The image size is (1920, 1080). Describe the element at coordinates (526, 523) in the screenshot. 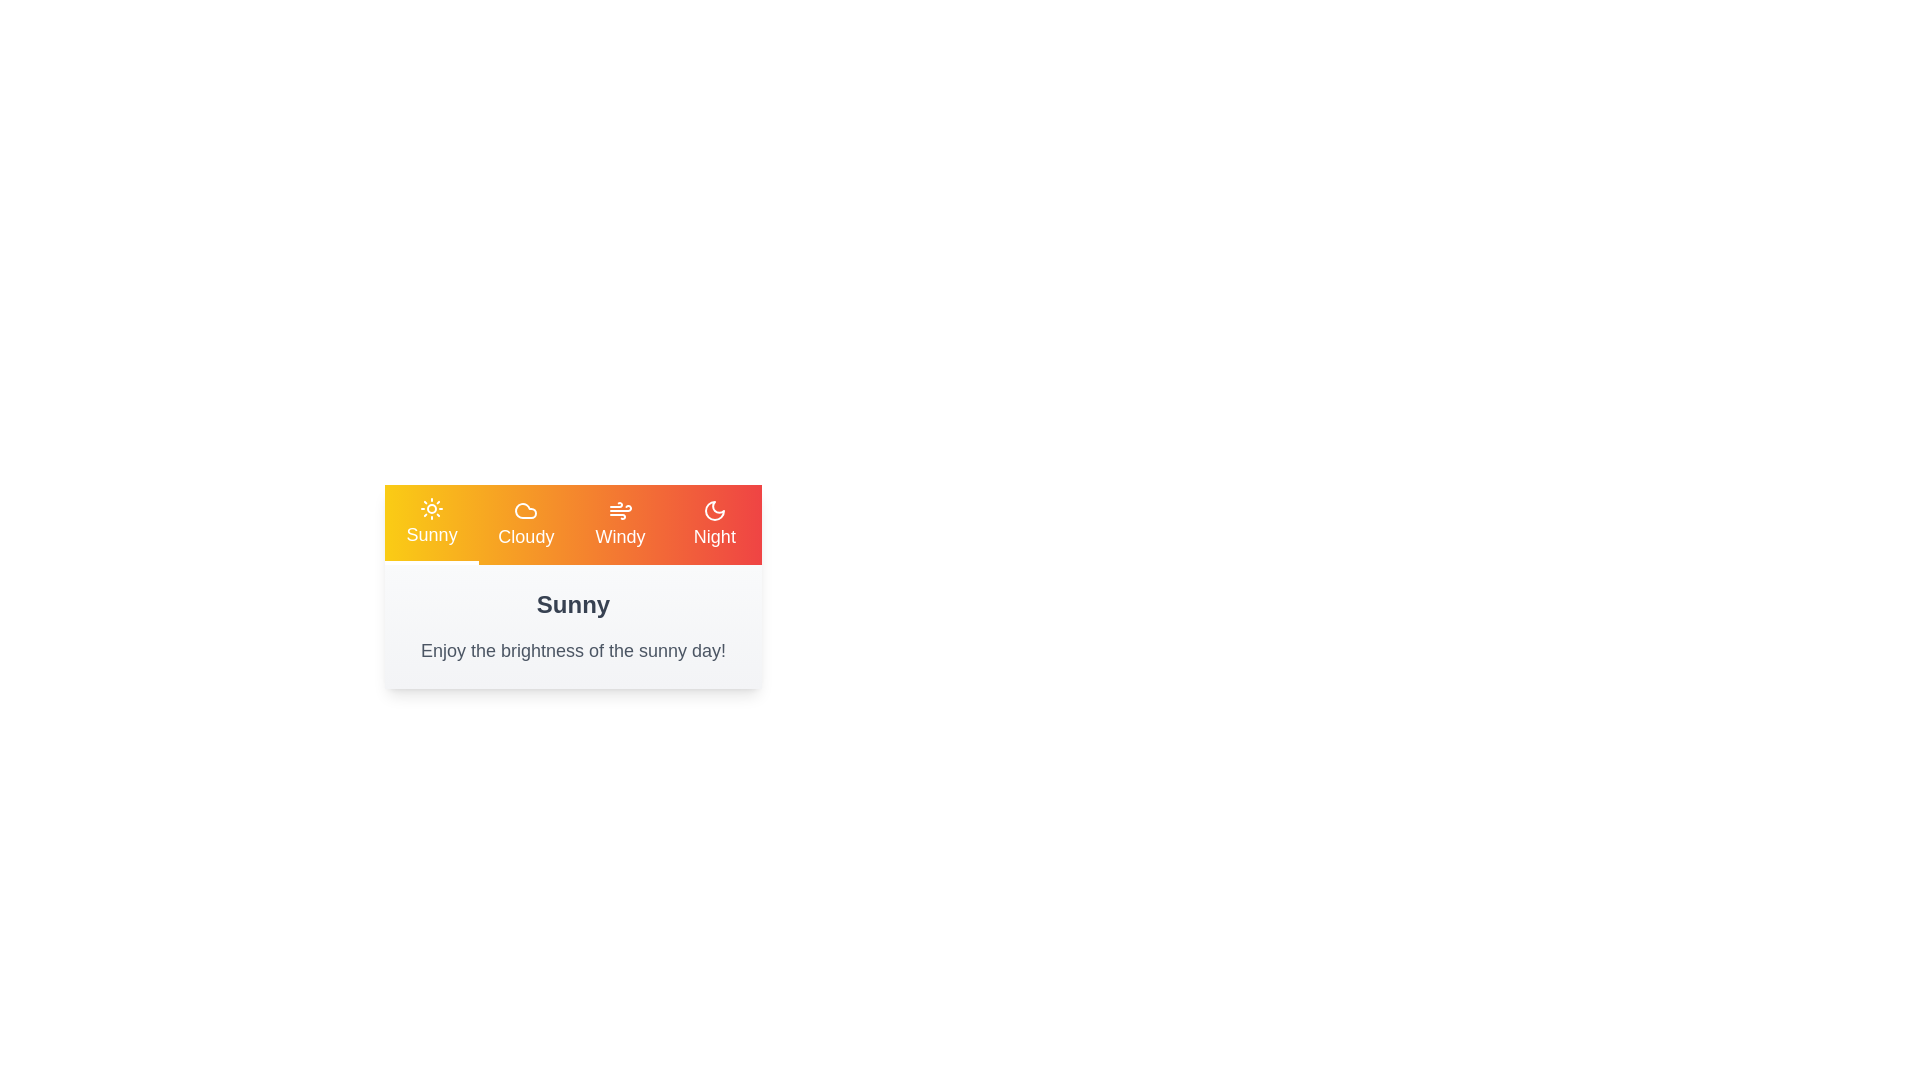

I see `the Cloudy tab to observe its visual state change` at that location.